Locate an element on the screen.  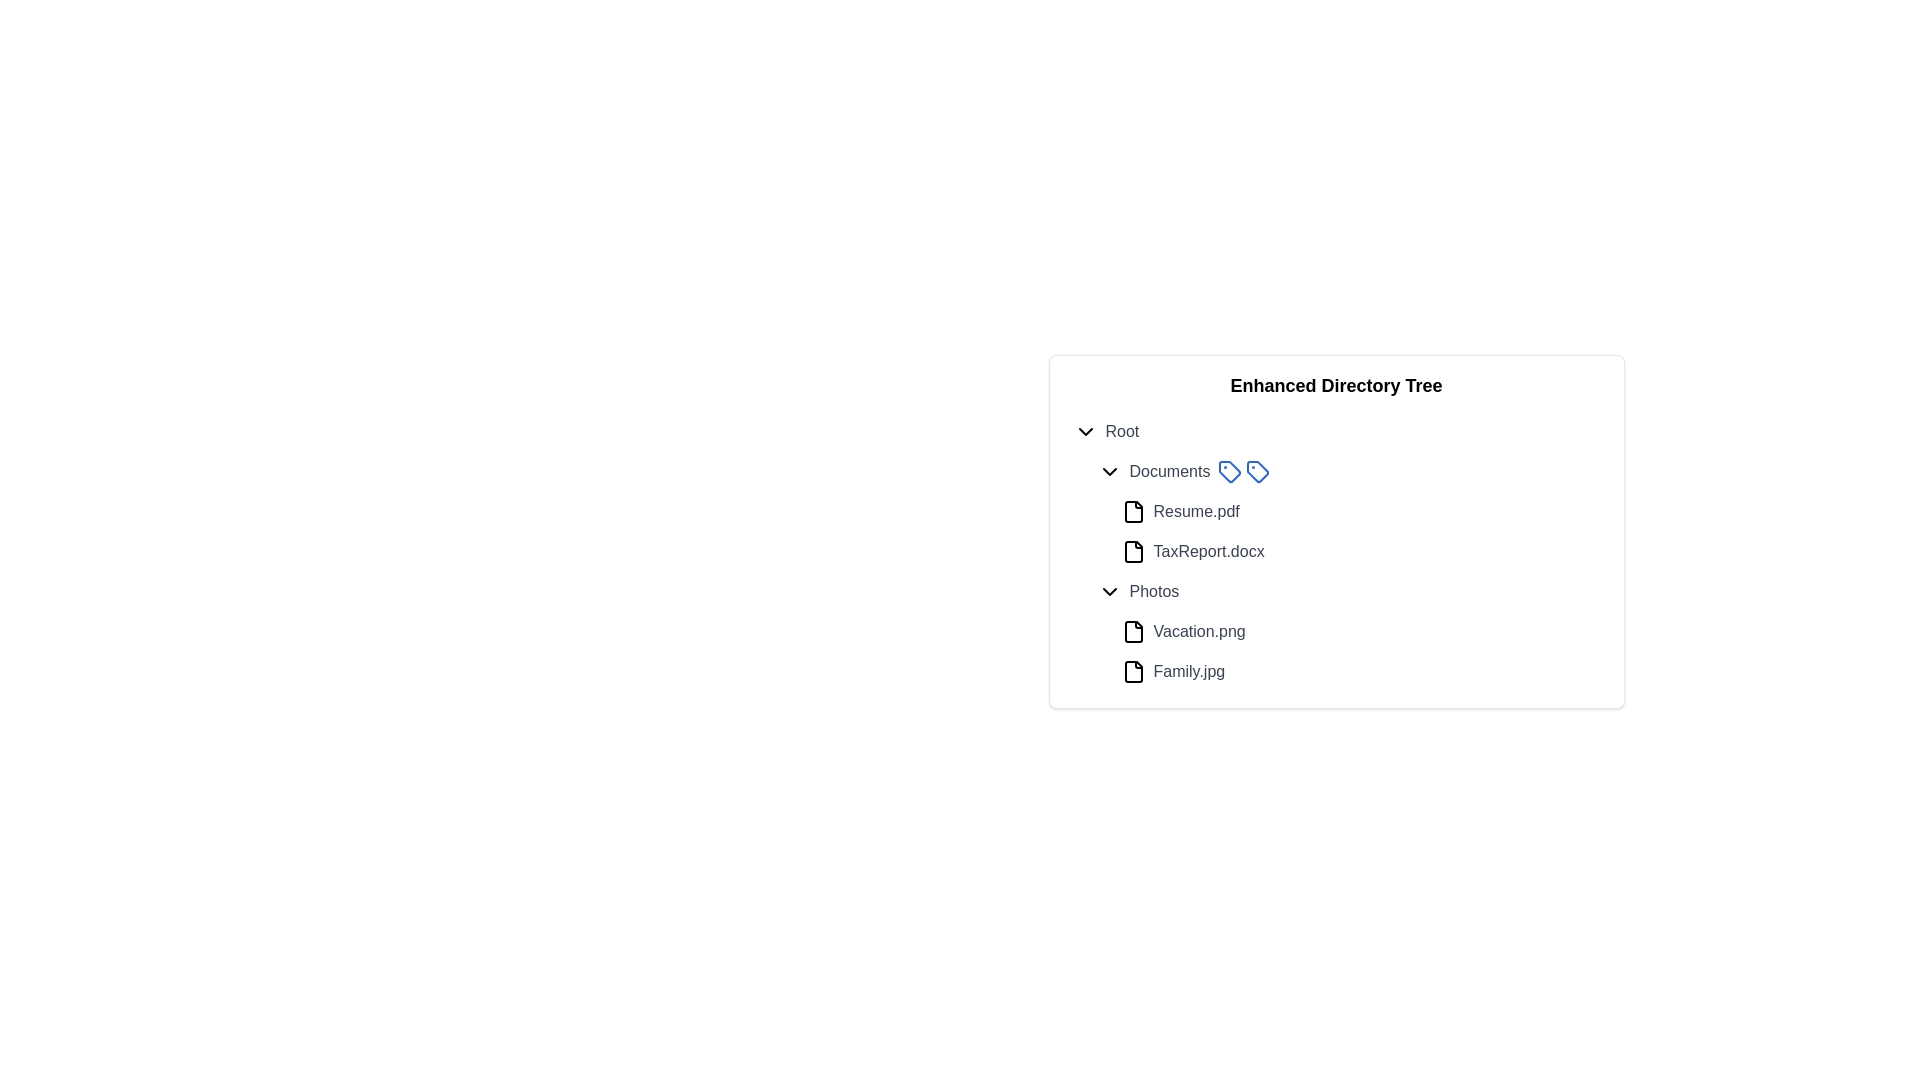
the file icon representing 'Vacation.png' in the 'Photos' folder section is located at coordinates (1133, 632).